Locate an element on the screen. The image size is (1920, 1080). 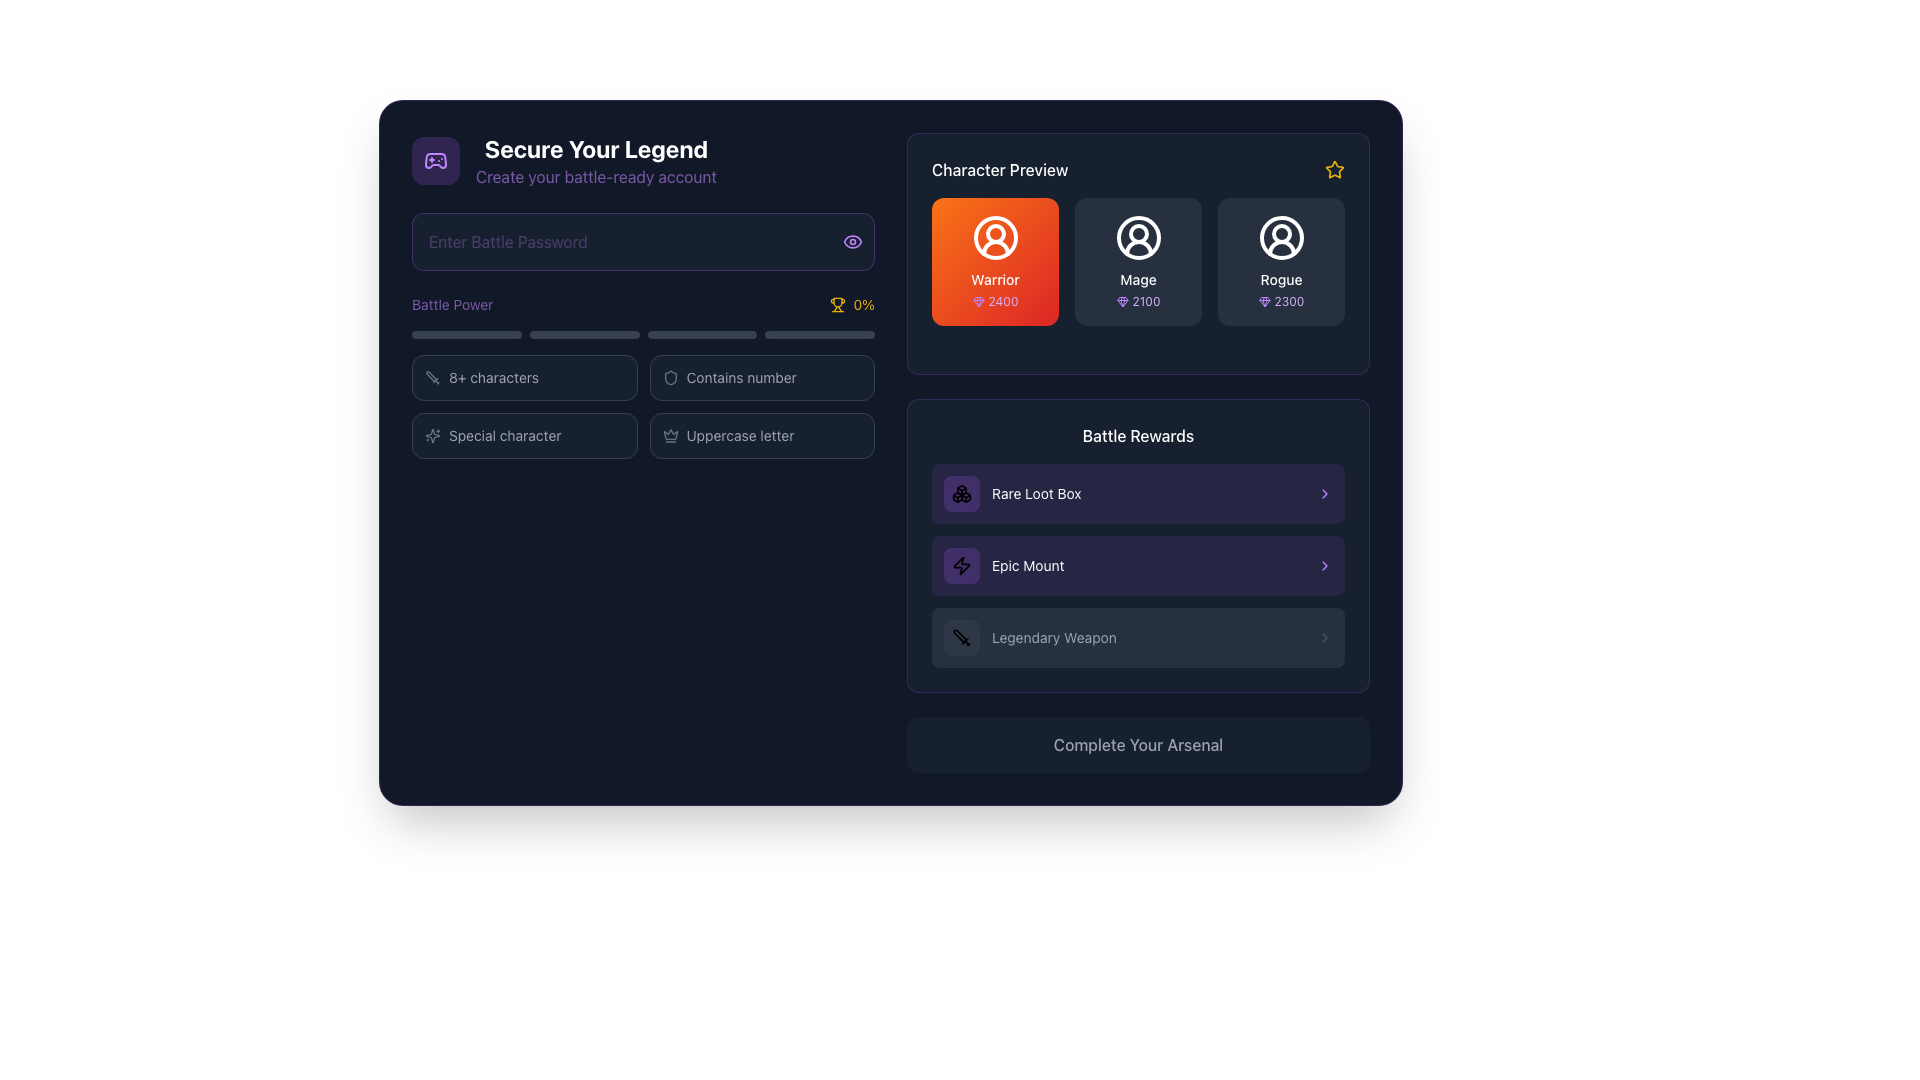
the decorative Circle graphic that serves as part of the visual representation of the 'Warrior' character icon in the 'Character Preview' section is located at coordinates (995, 237).